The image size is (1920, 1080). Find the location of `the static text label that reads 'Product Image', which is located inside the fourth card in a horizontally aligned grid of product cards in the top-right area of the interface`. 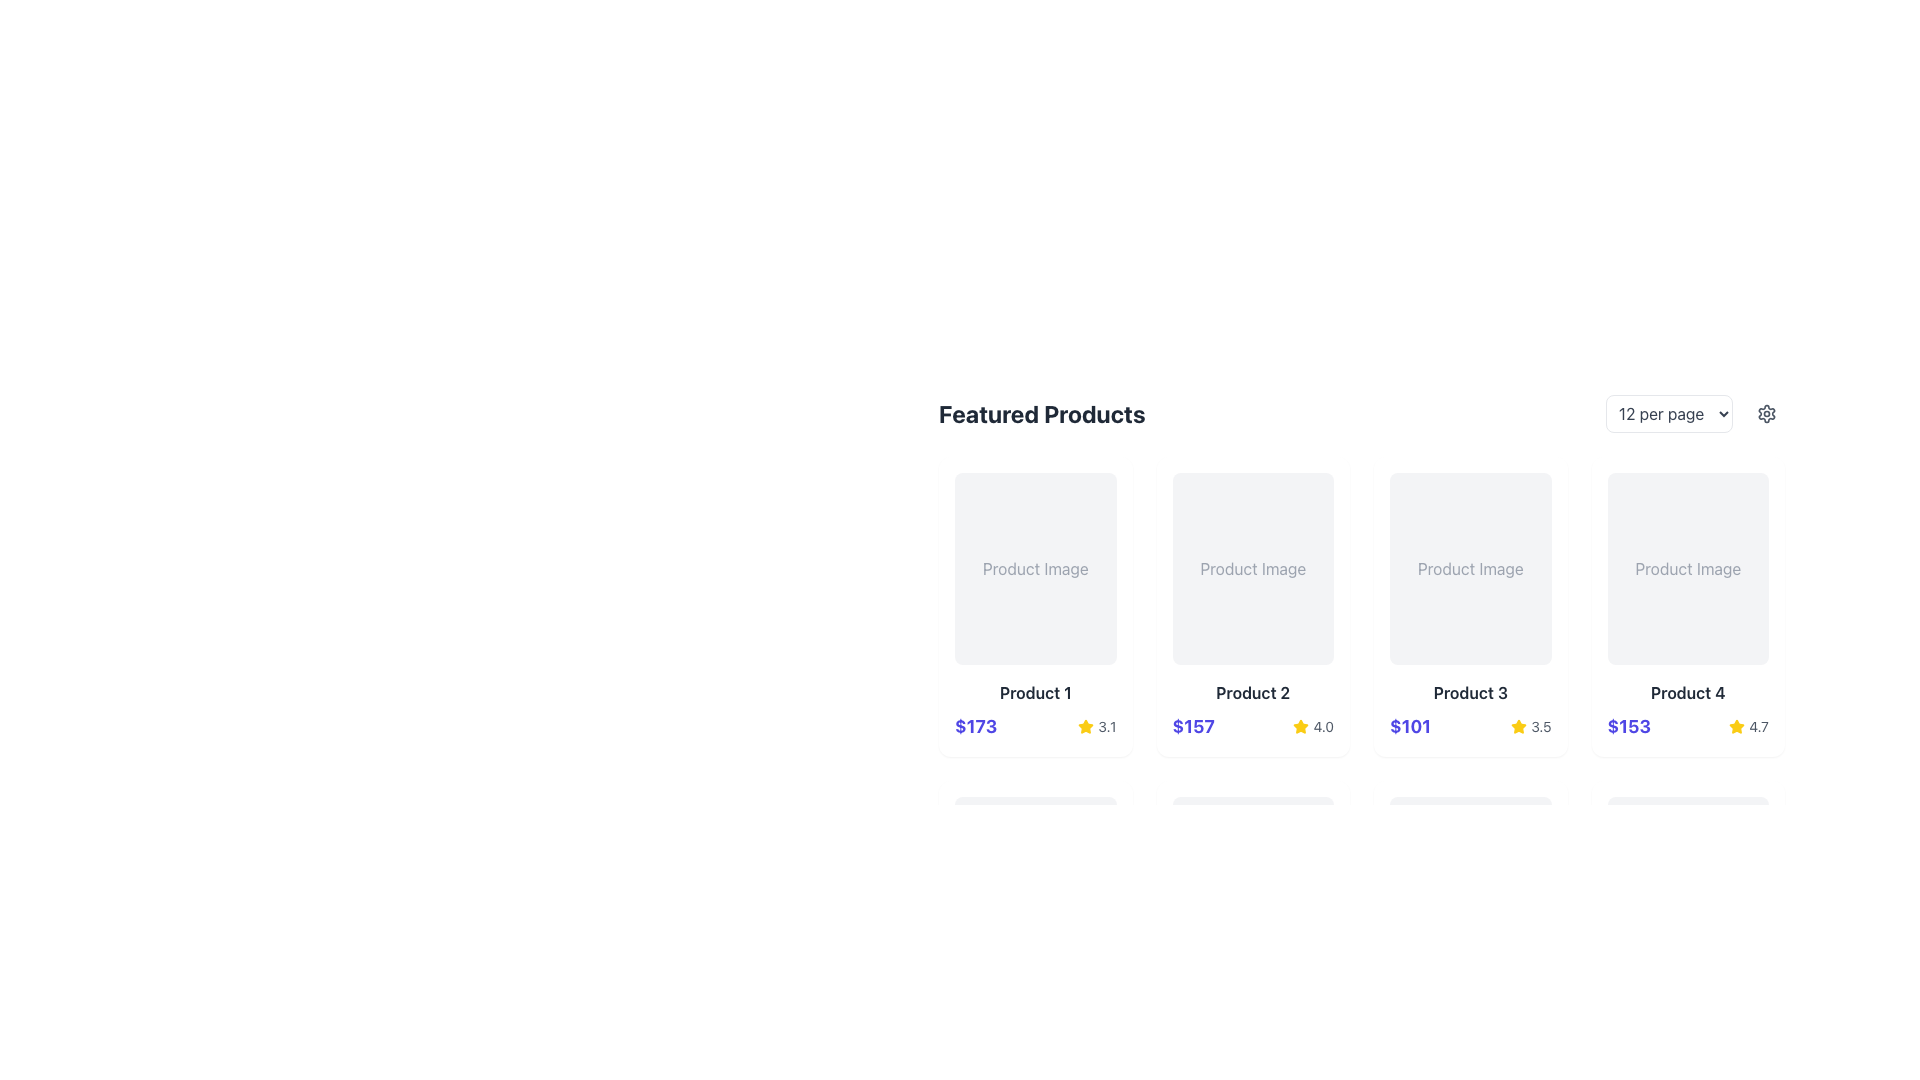

the static text label that reads 'Product Image', which is located inside the fourth card in a horizontally aligned grid of product cards in the top-right area of the interface is located at coordinates (1687, 569).